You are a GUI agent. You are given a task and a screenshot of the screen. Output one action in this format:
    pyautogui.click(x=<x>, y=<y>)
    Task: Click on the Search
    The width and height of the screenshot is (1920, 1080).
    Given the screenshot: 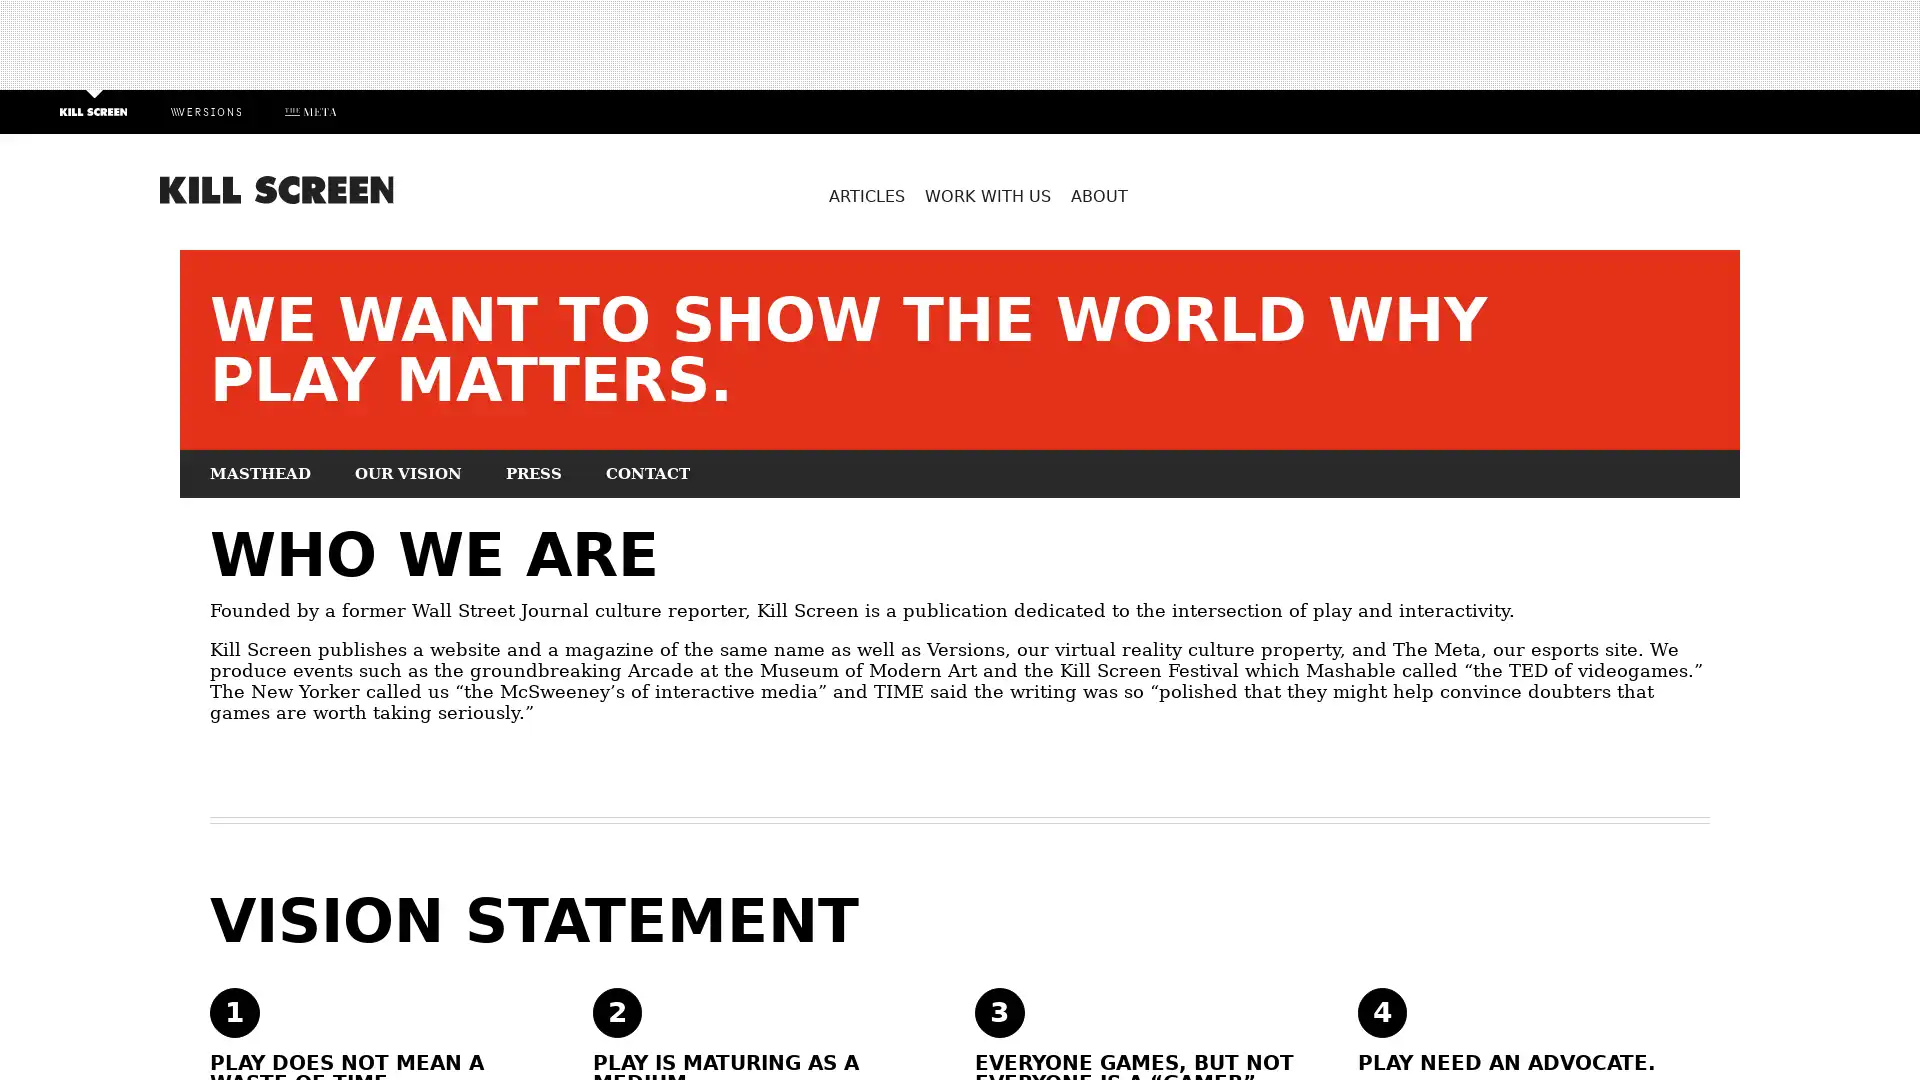 What is the action you would take?
    pyautogui.click(x=1661, y=195)
    